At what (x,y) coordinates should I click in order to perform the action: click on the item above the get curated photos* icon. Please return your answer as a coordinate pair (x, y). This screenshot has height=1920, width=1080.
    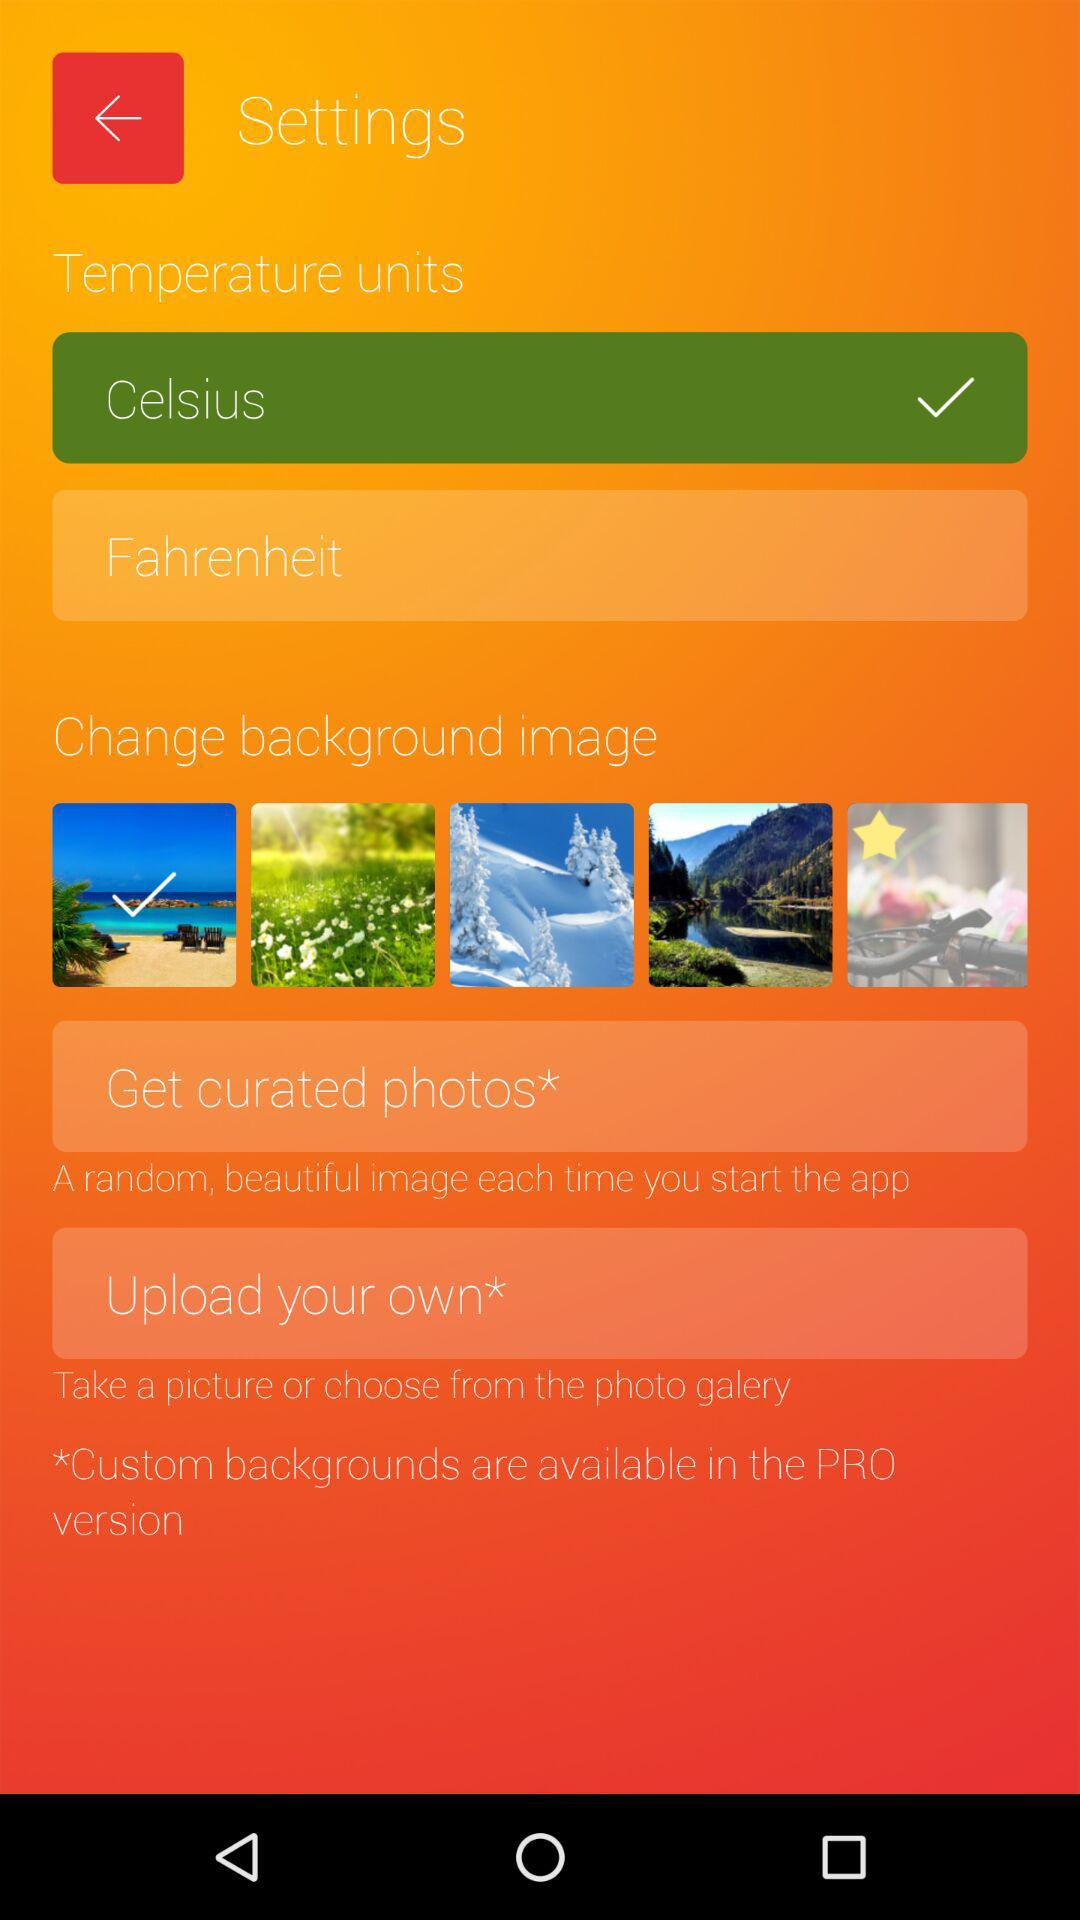
    Looking at the image, I should click on (937, 894).